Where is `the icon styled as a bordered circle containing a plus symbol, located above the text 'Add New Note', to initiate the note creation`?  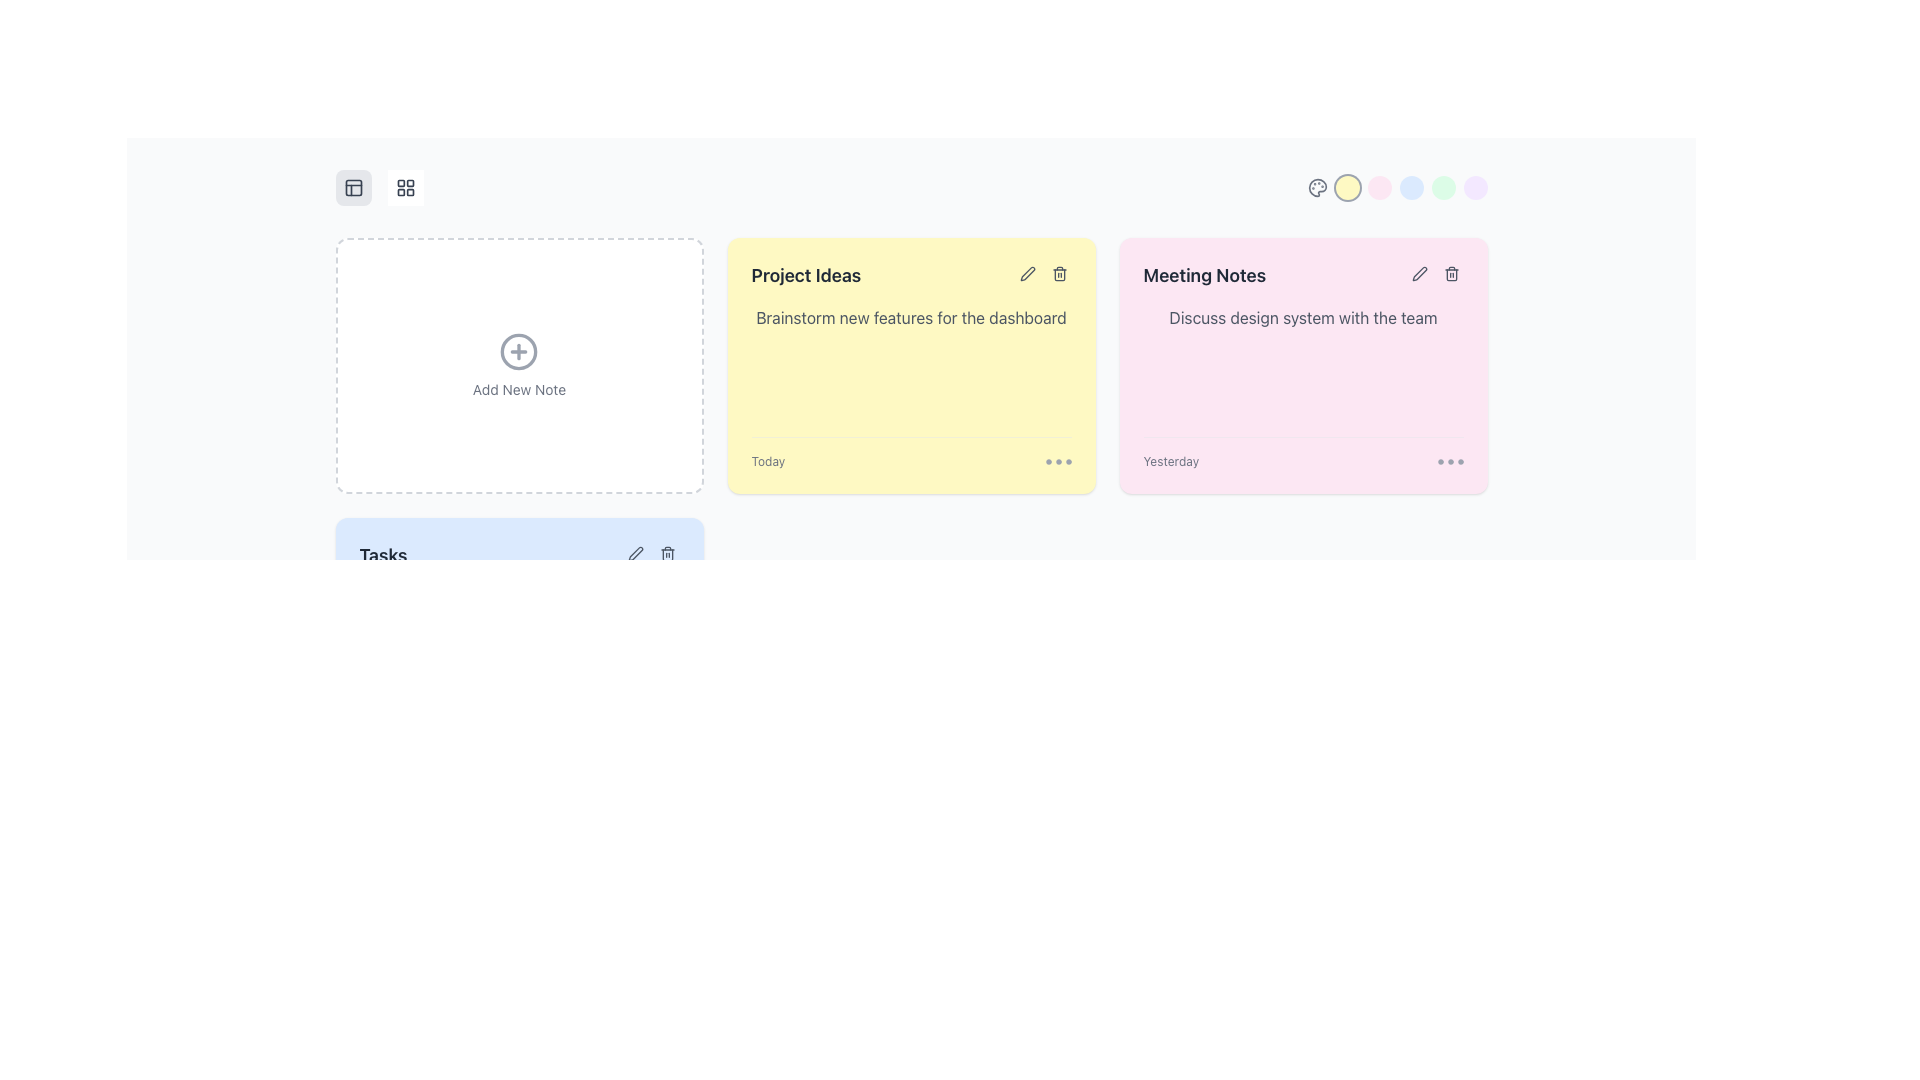
the icon styled as a bordered circle containing a plus symbol, located above the text 'Add New Note', to initiate the note creation is located at coordinates (519, 366).